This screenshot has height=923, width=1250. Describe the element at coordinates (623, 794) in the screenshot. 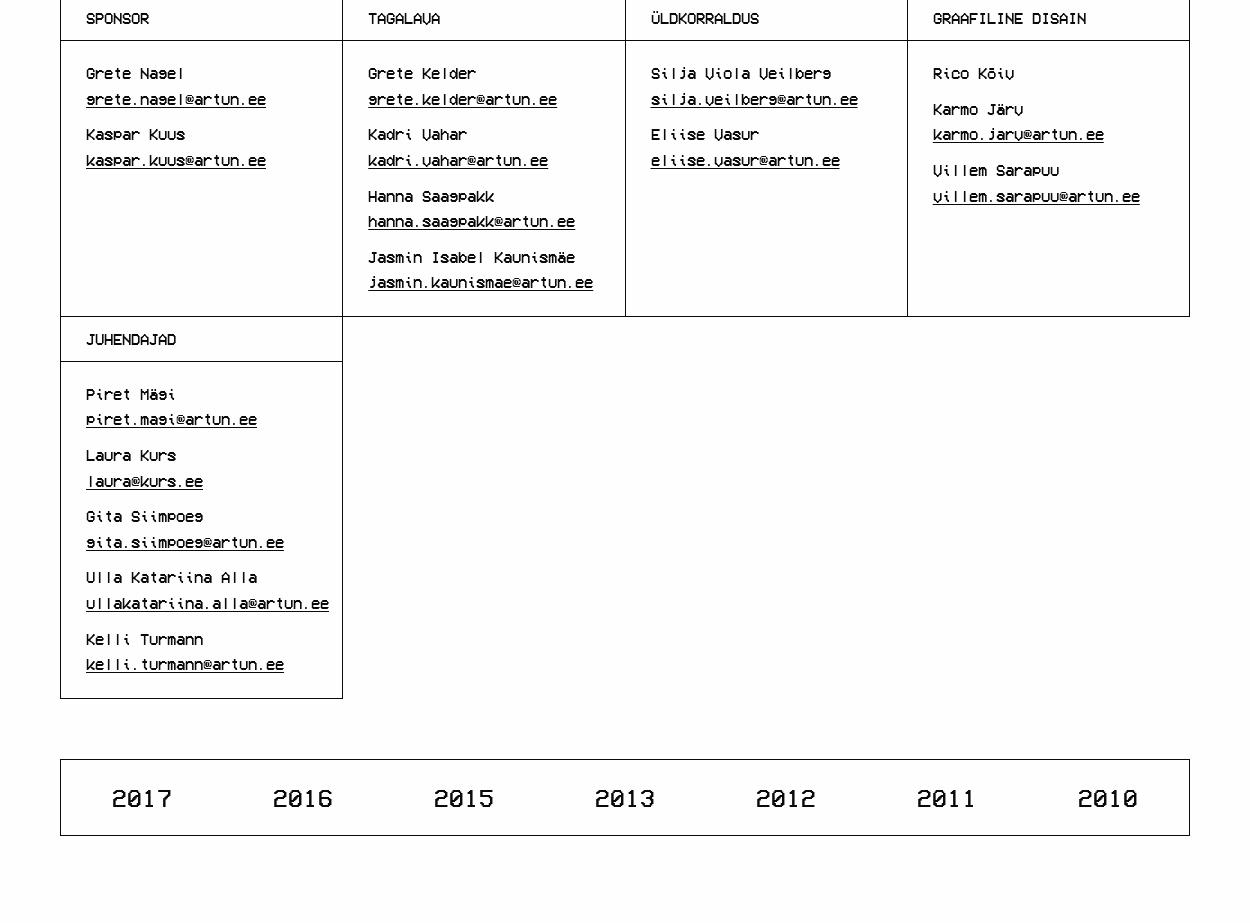

I see `'2013'` at that location.